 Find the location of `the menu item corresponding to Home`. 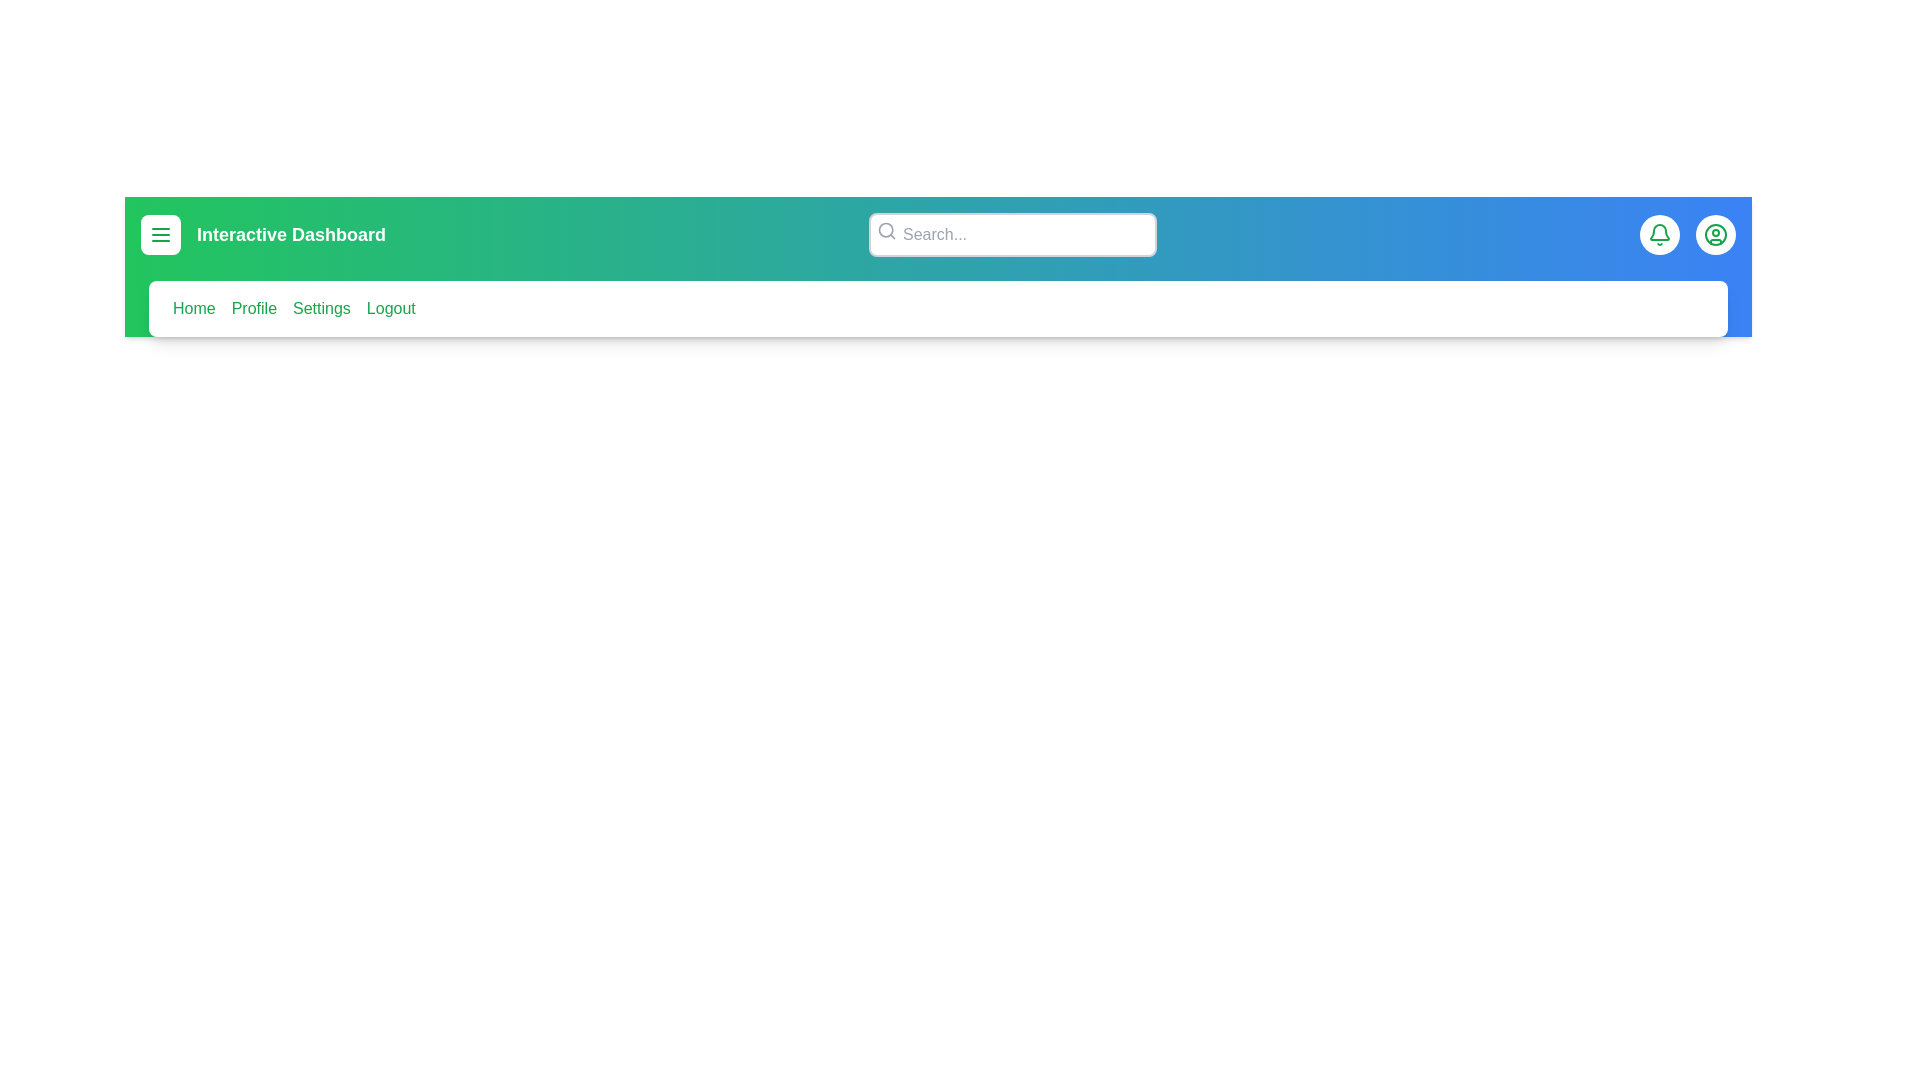

the menu item corresponding to Home is located at coordinates (193, 308).